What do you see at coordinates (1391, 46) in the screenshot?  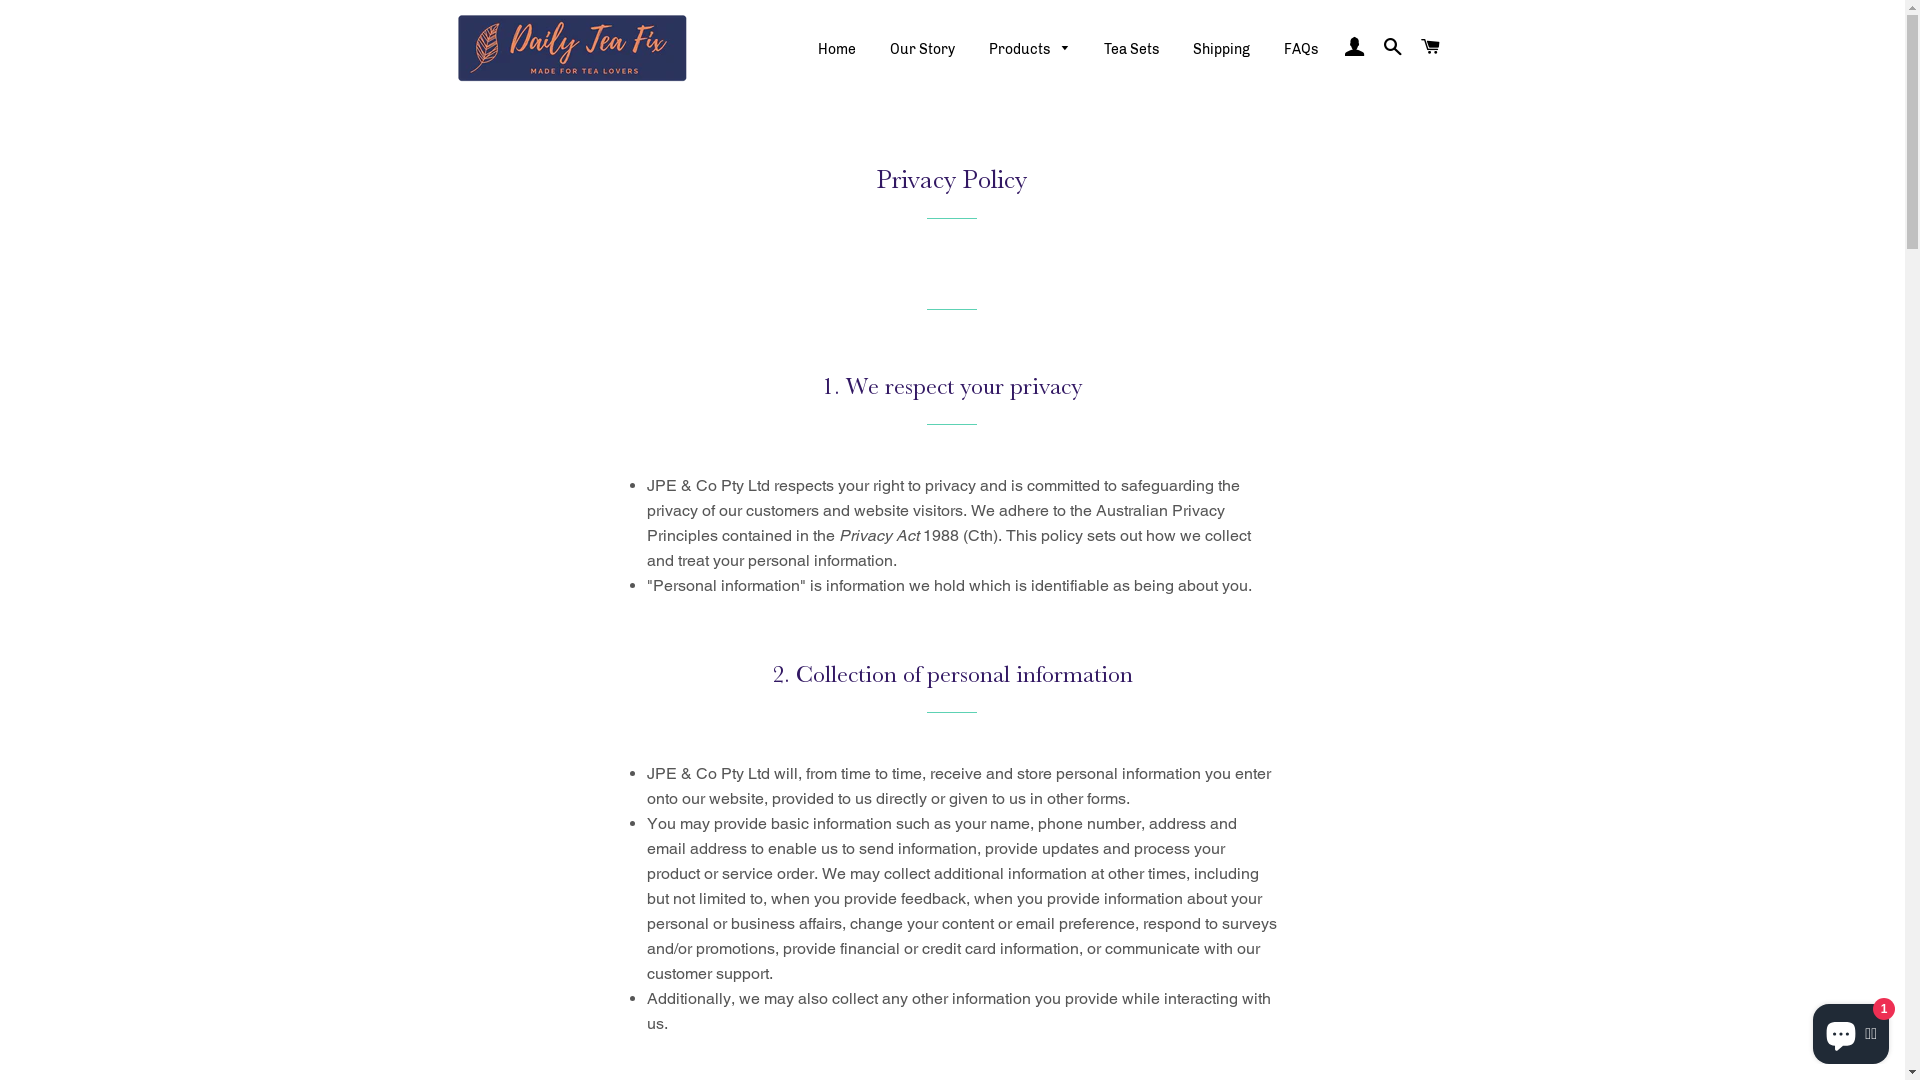 I see `'Search'` at bounding box center [1391, 46].